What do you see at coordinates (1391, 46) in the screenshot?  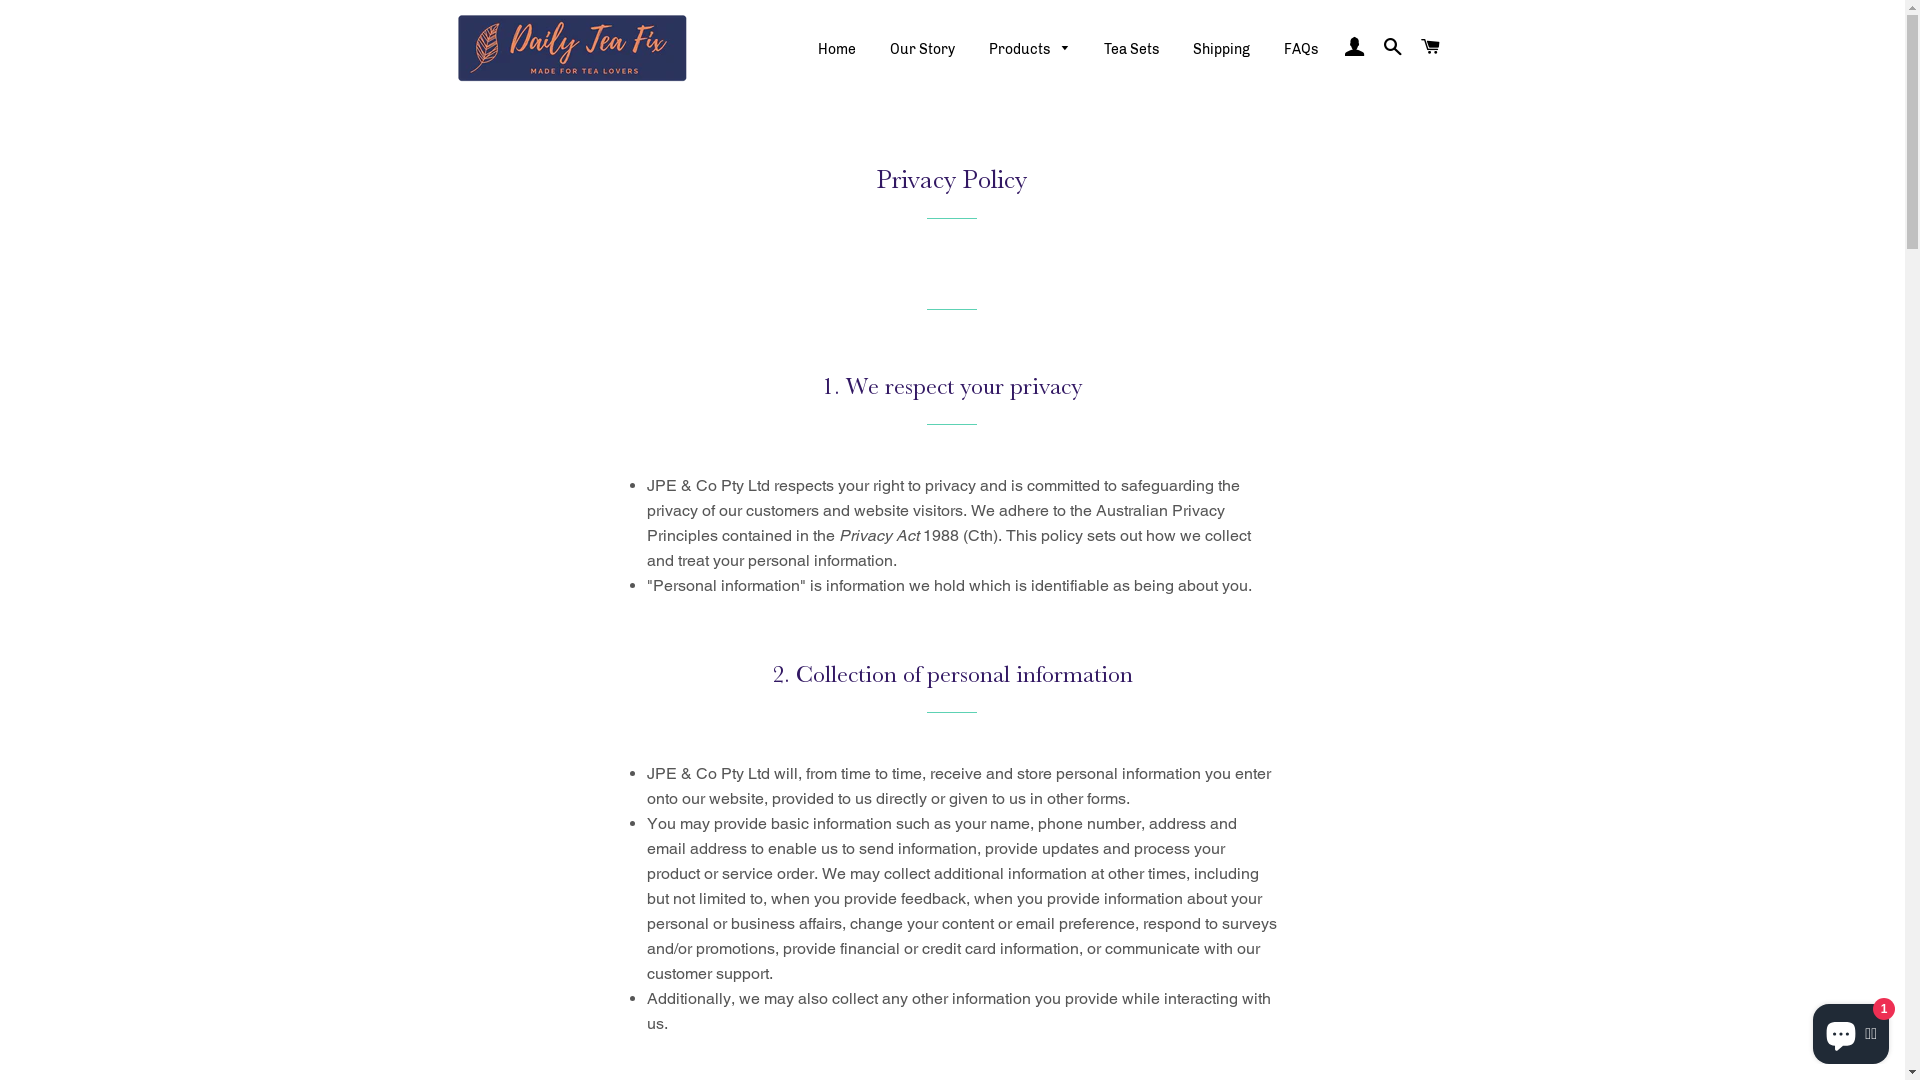 I see `'Search'` at bounding box center [1391, 46].